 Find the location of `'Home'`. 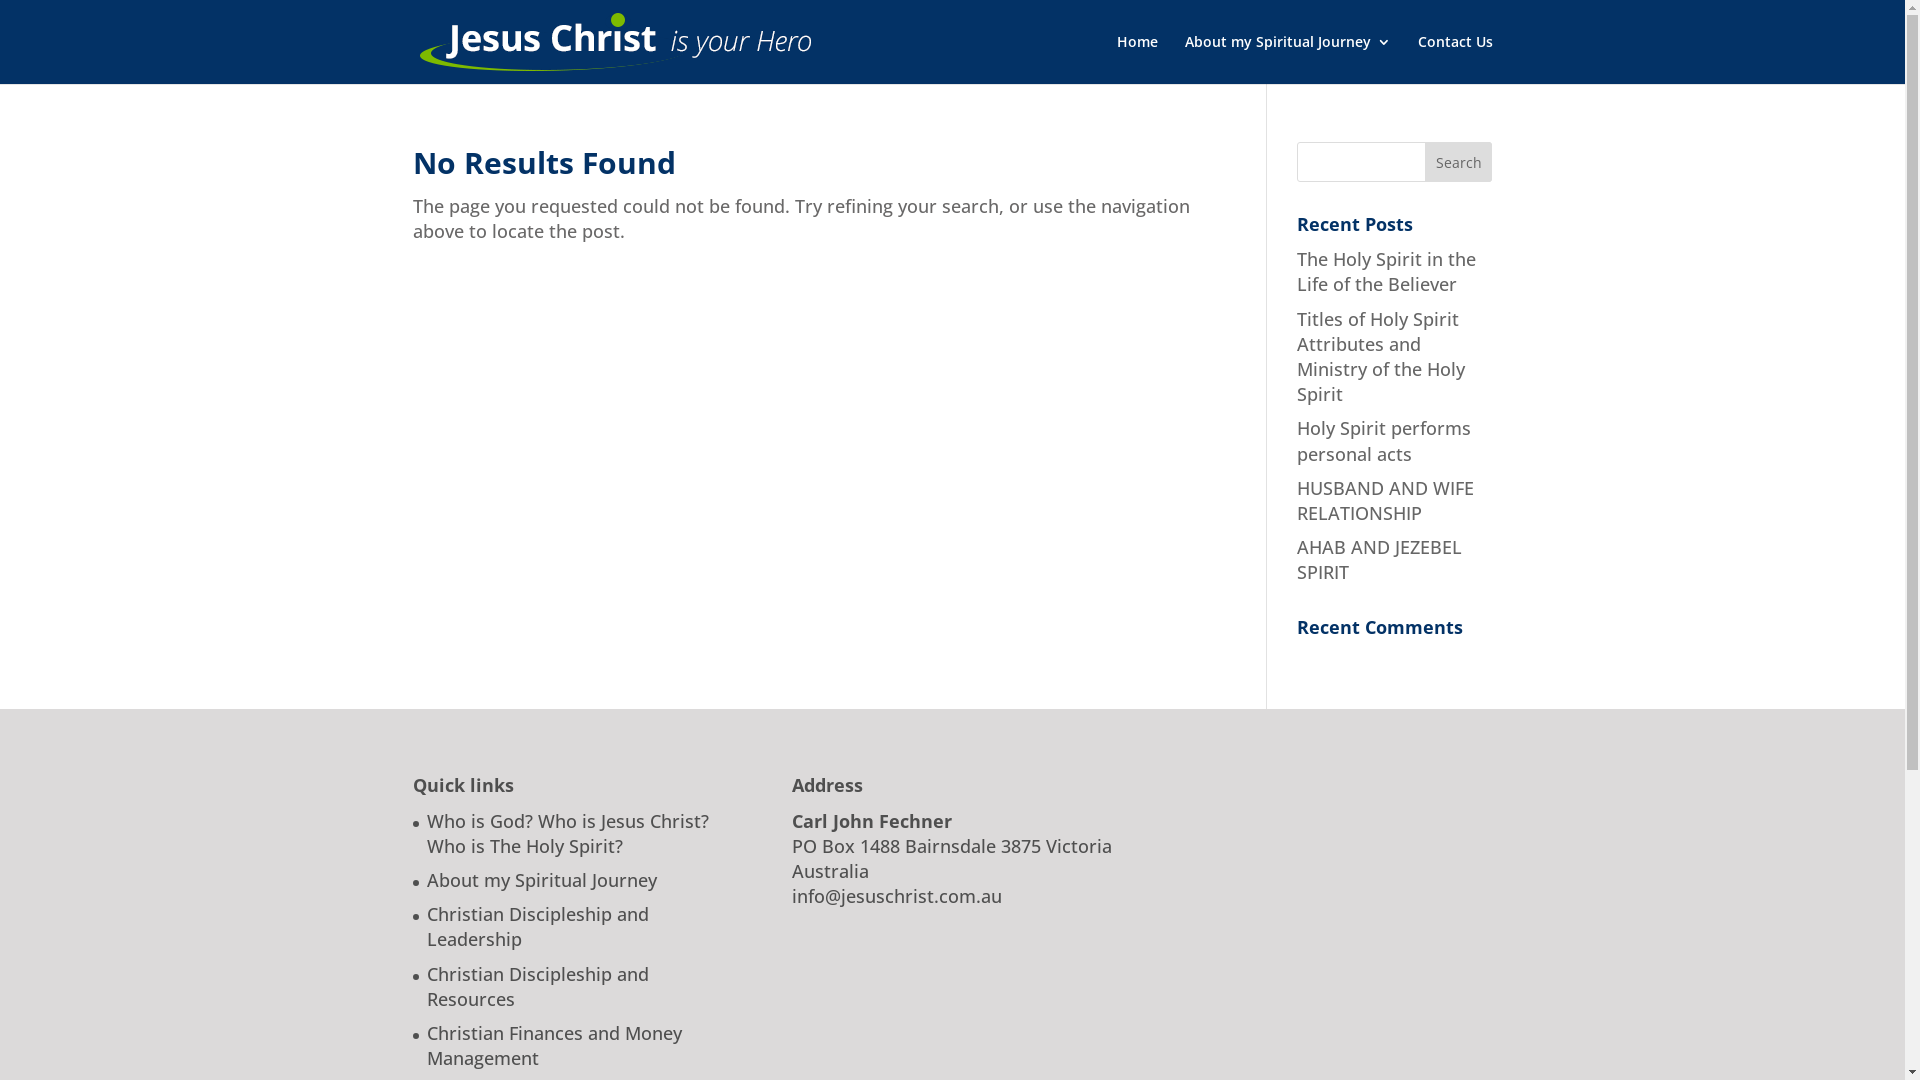

'Home' is located at coordinates (1136, 58).